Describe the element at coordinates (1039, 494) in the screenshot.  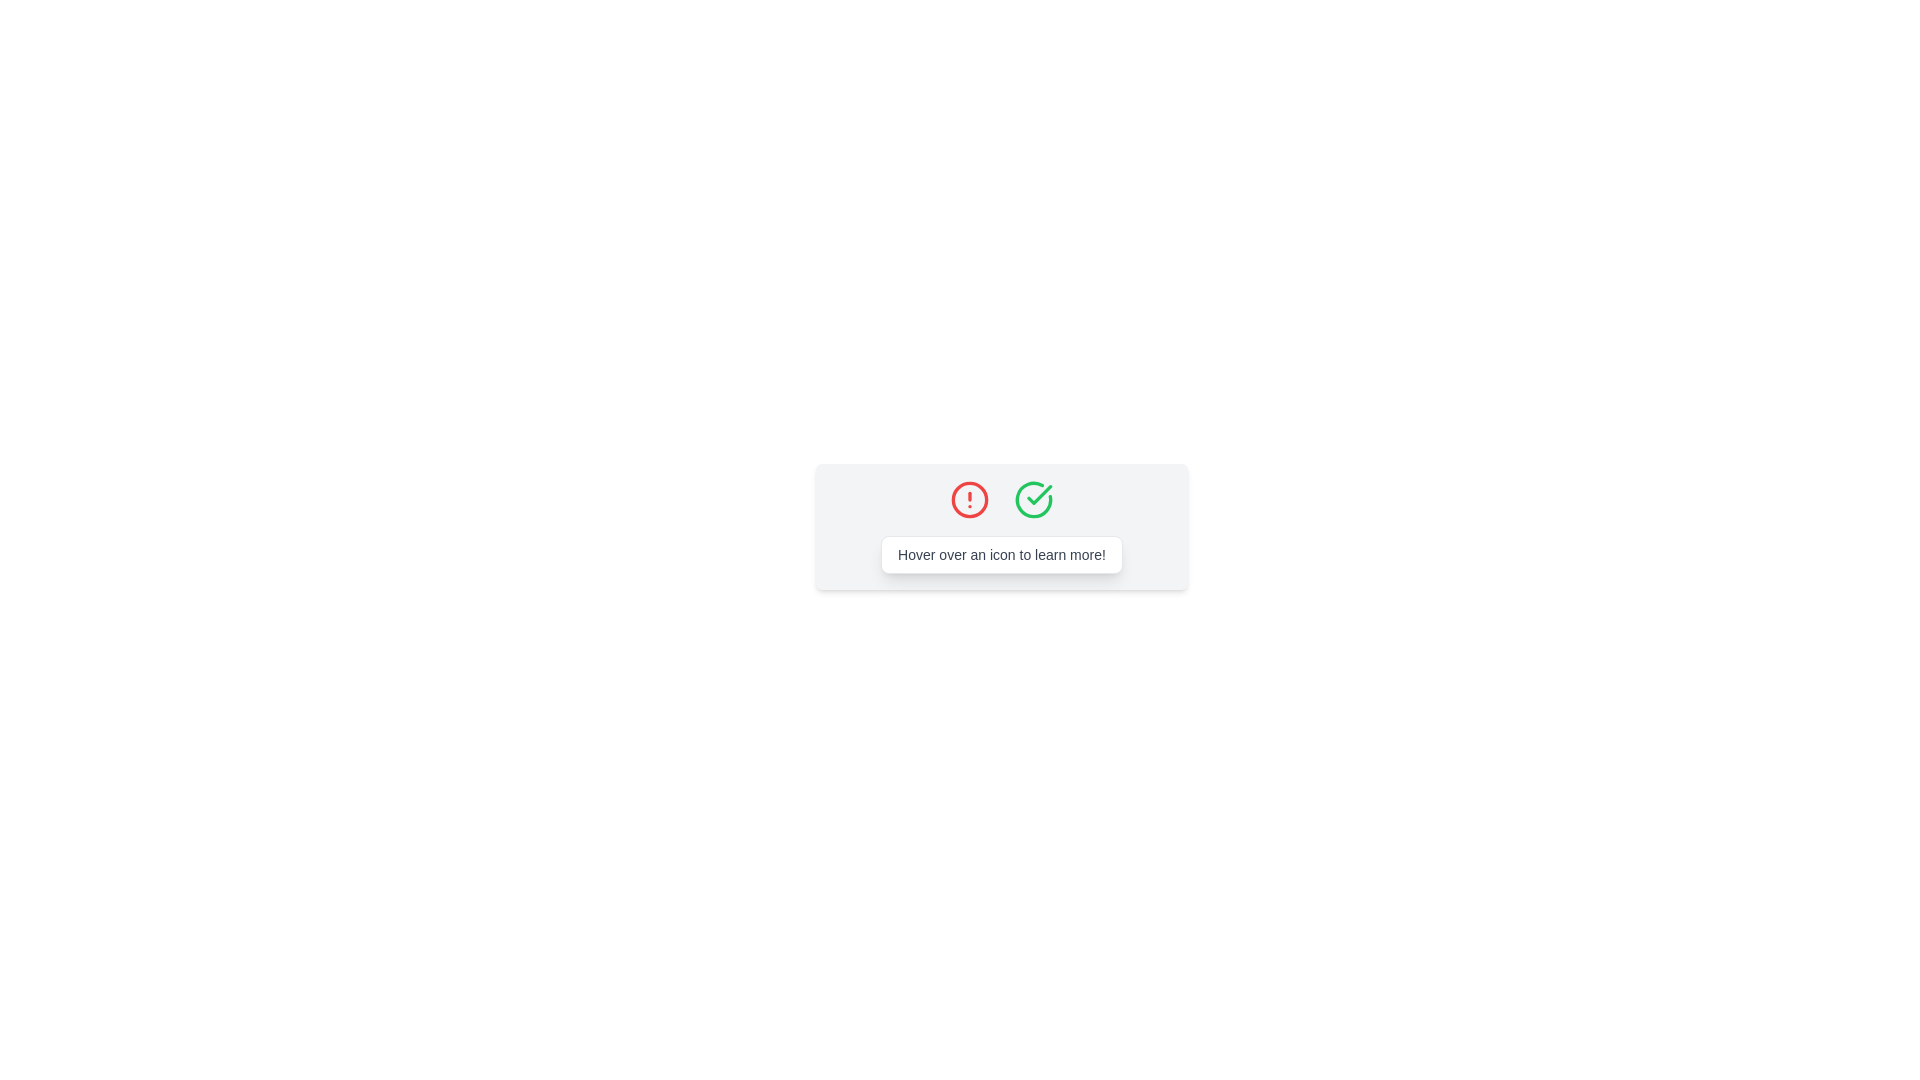
I see `the green checkmark icon, which is the central component of the green-bordered figure positioned to the right of a red warning icon` at that location.